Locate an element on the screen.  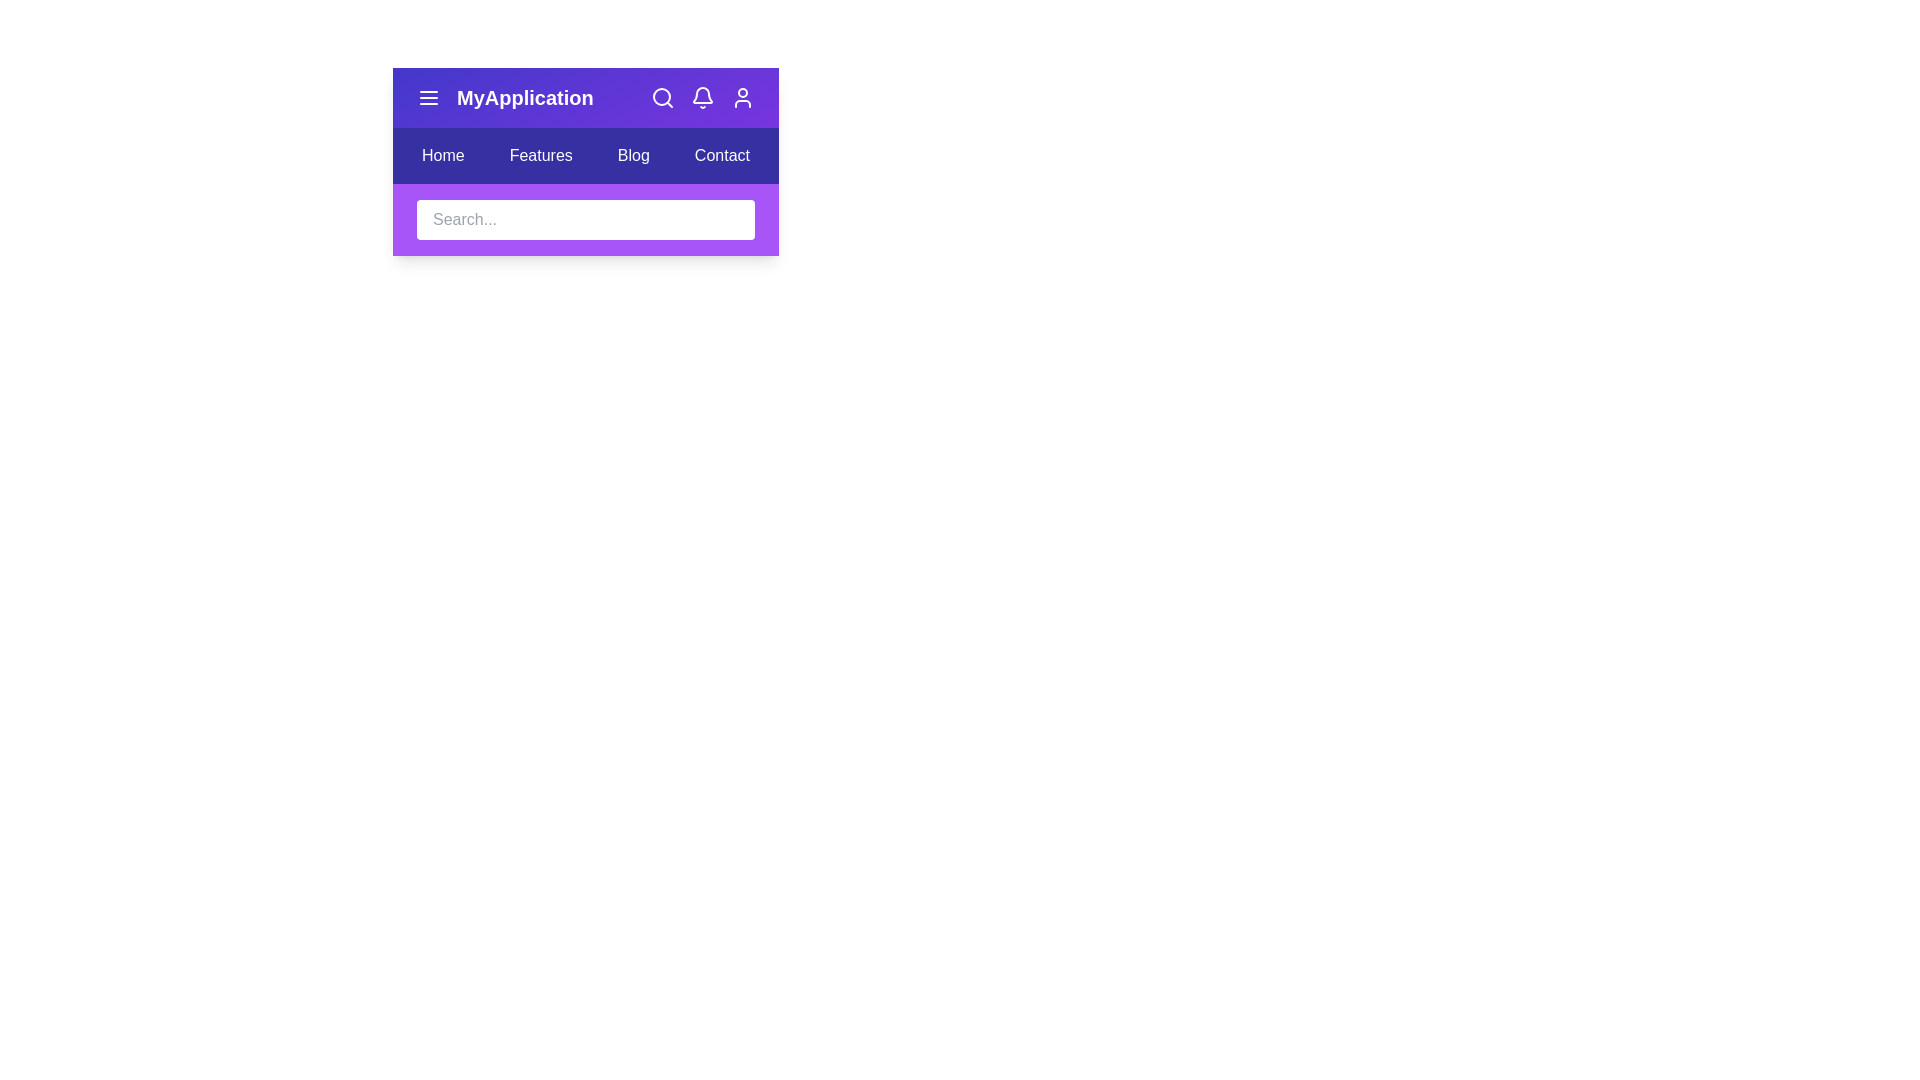
the notification bell icon is located at coordinates (702, 97).